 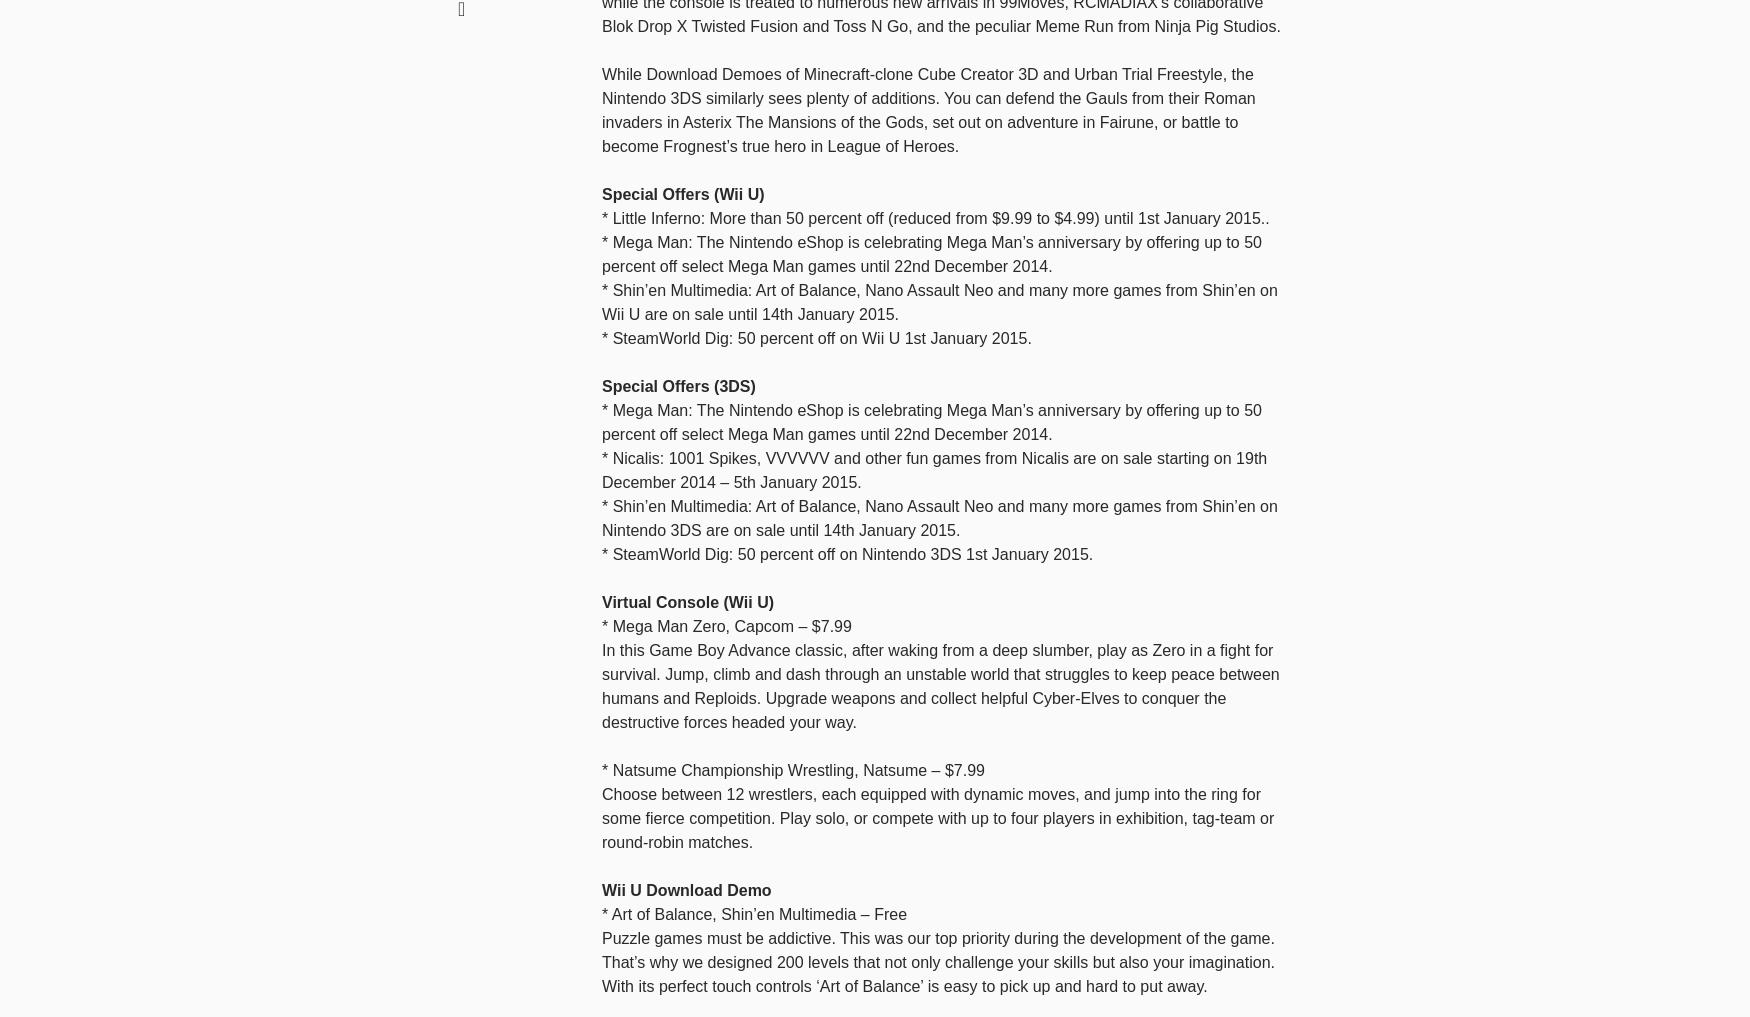 What do you see at coordinates (940, 684) in the screenshot?
I see `'In this Game Boy Advance classic, after waking from a deep slumber, play as Zero in a fight for survival. Jump, climb and dash through an unstable world that struggles to keep peace between humans and Reploids. Upgrade weapons and collect helpful Cyber-Elves to conquer the destructive forces headed your way.'` at bounding box center [940, 684].